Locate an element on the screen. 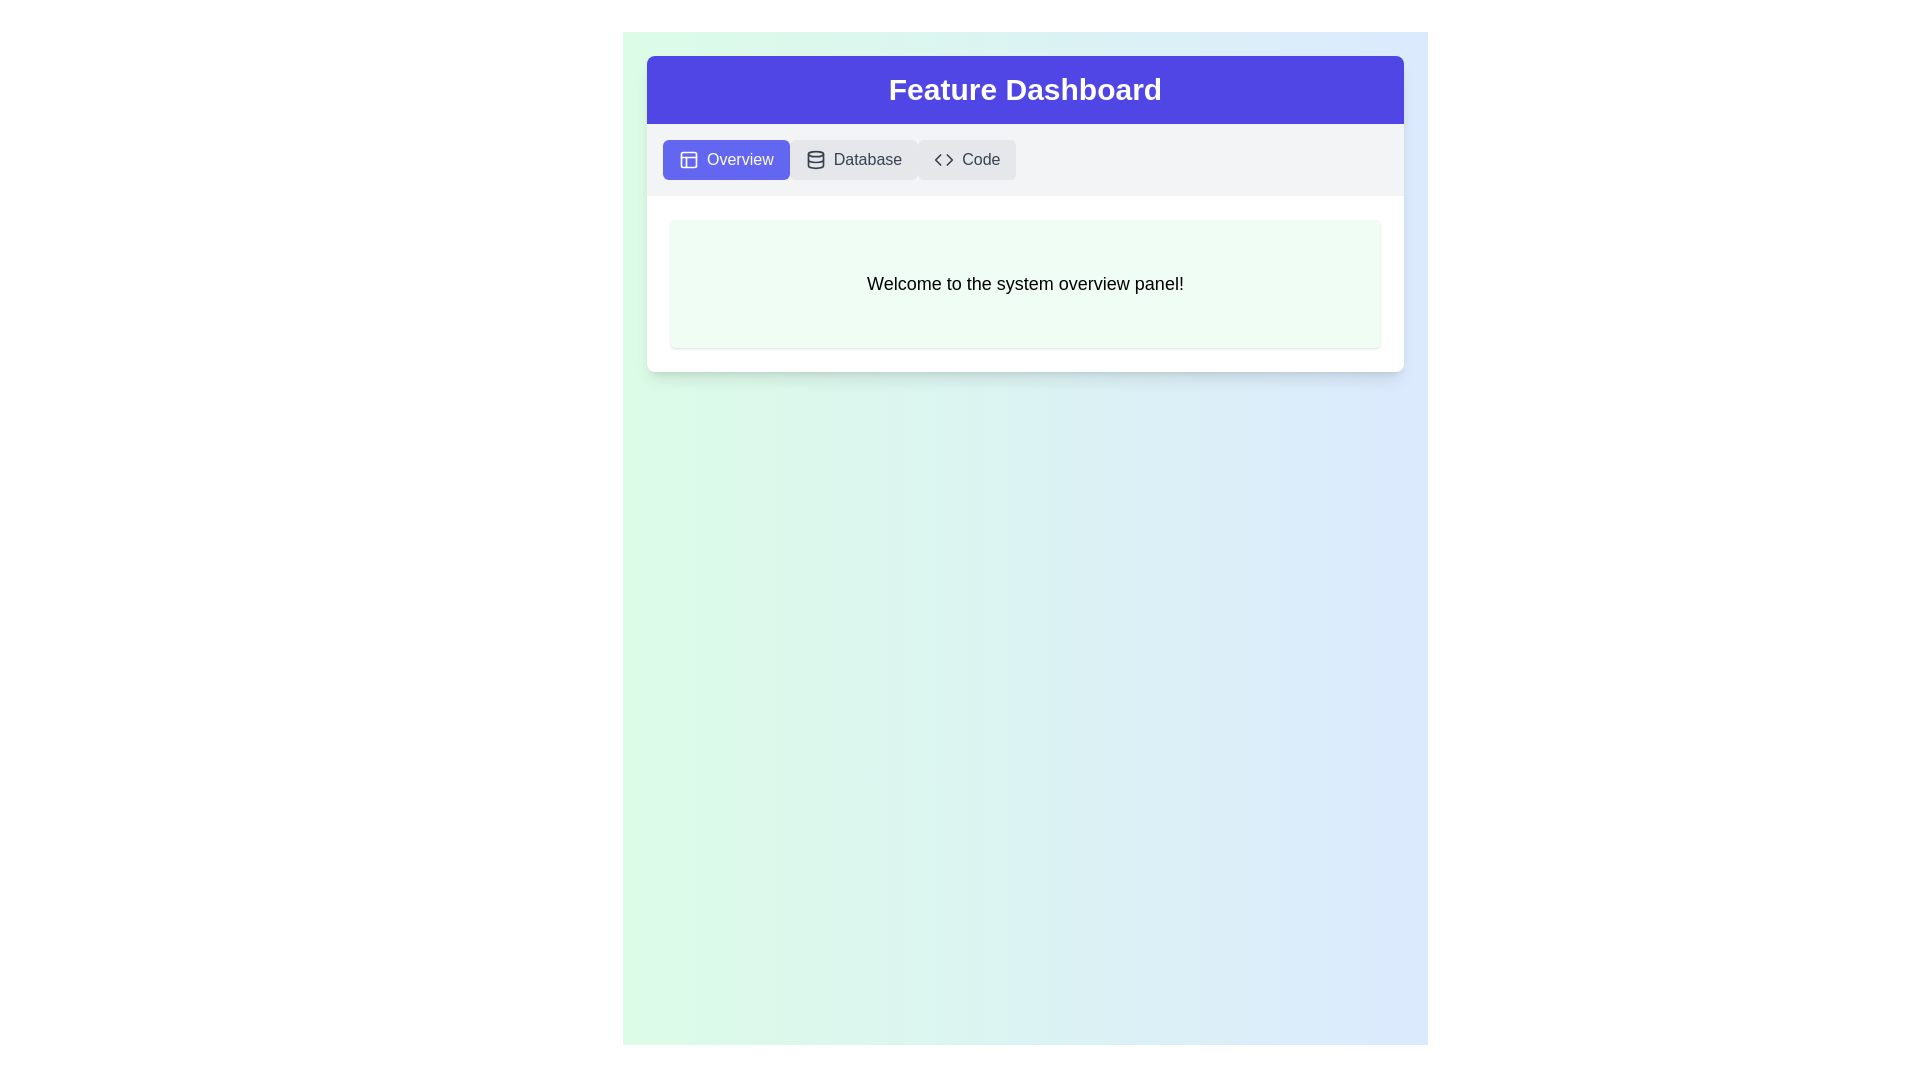  the 'Database' navigation button by clicking its icon located at the leftmost position in the navigation bar below the 'Feature Dashboard' heading is located at coordinates (815, 158).